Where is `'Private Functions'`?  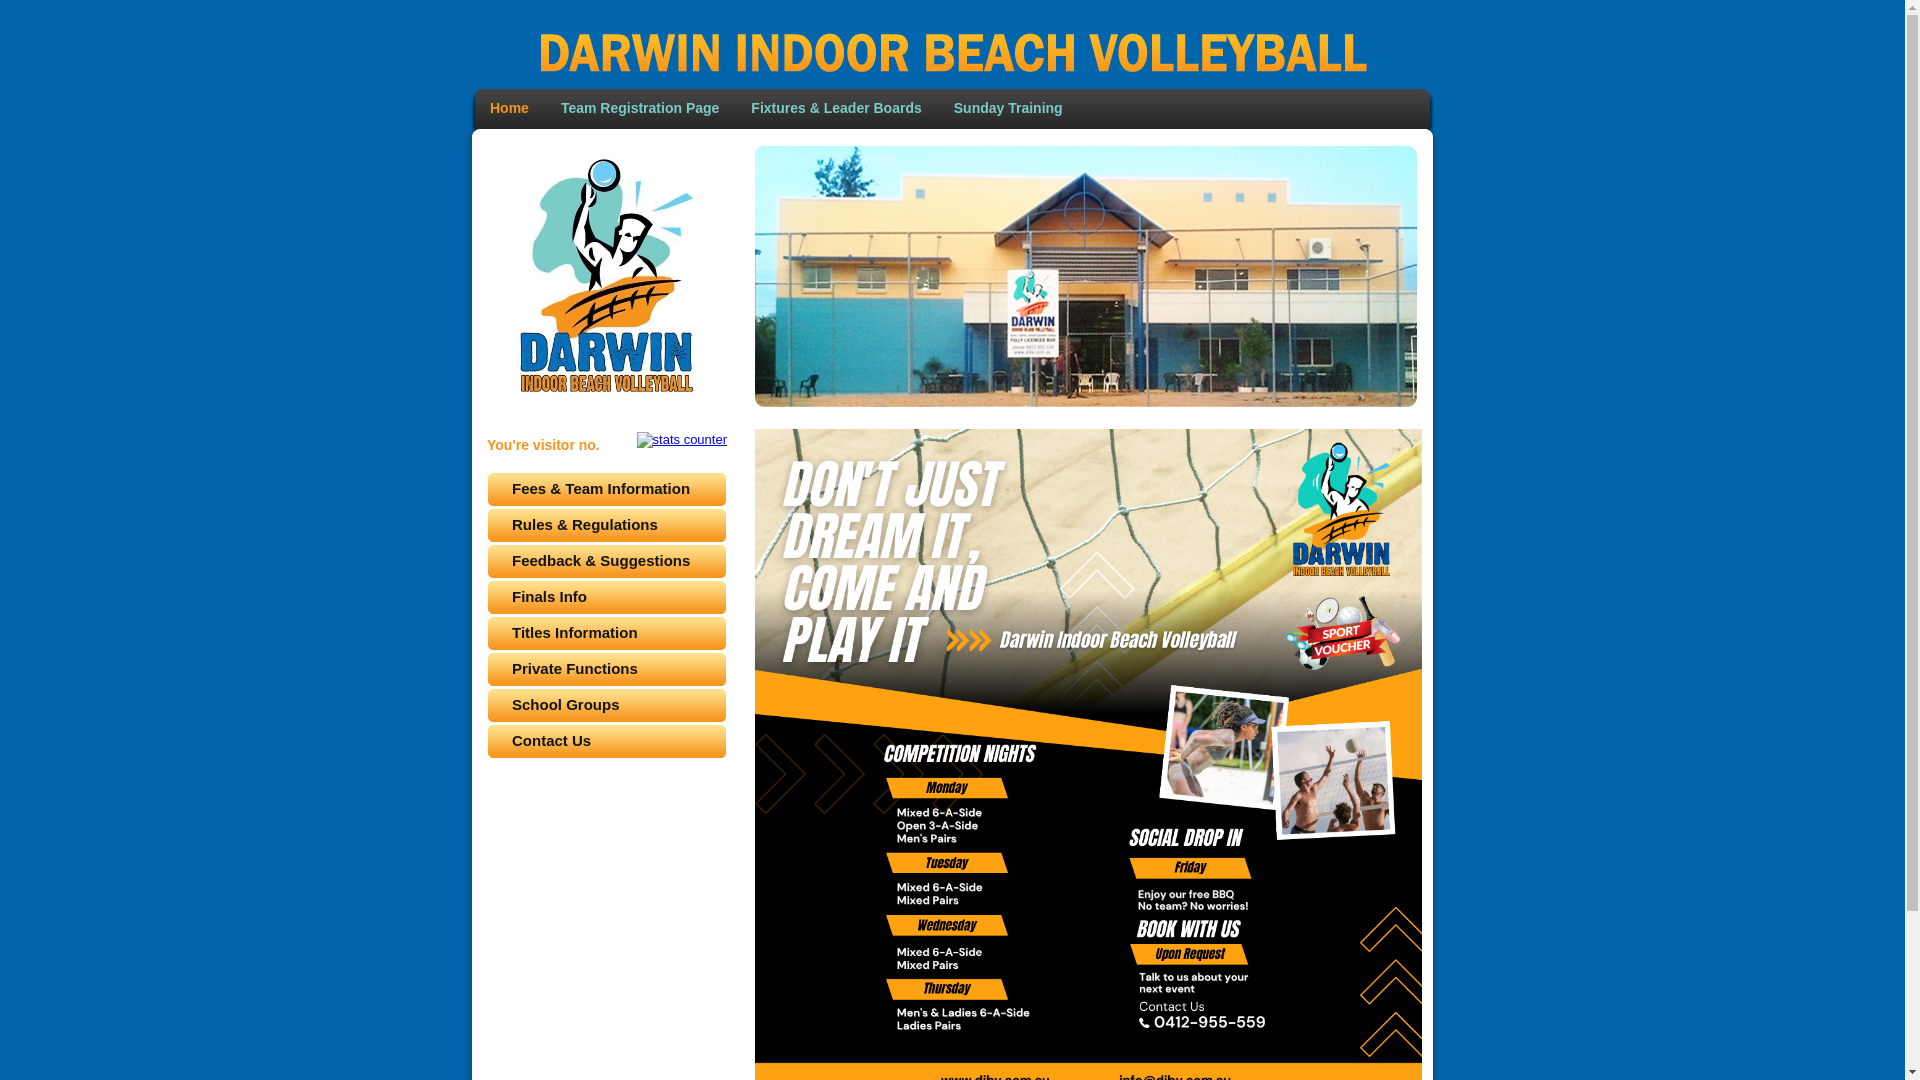
'Private Functions' is located at coordinates (605, 669).